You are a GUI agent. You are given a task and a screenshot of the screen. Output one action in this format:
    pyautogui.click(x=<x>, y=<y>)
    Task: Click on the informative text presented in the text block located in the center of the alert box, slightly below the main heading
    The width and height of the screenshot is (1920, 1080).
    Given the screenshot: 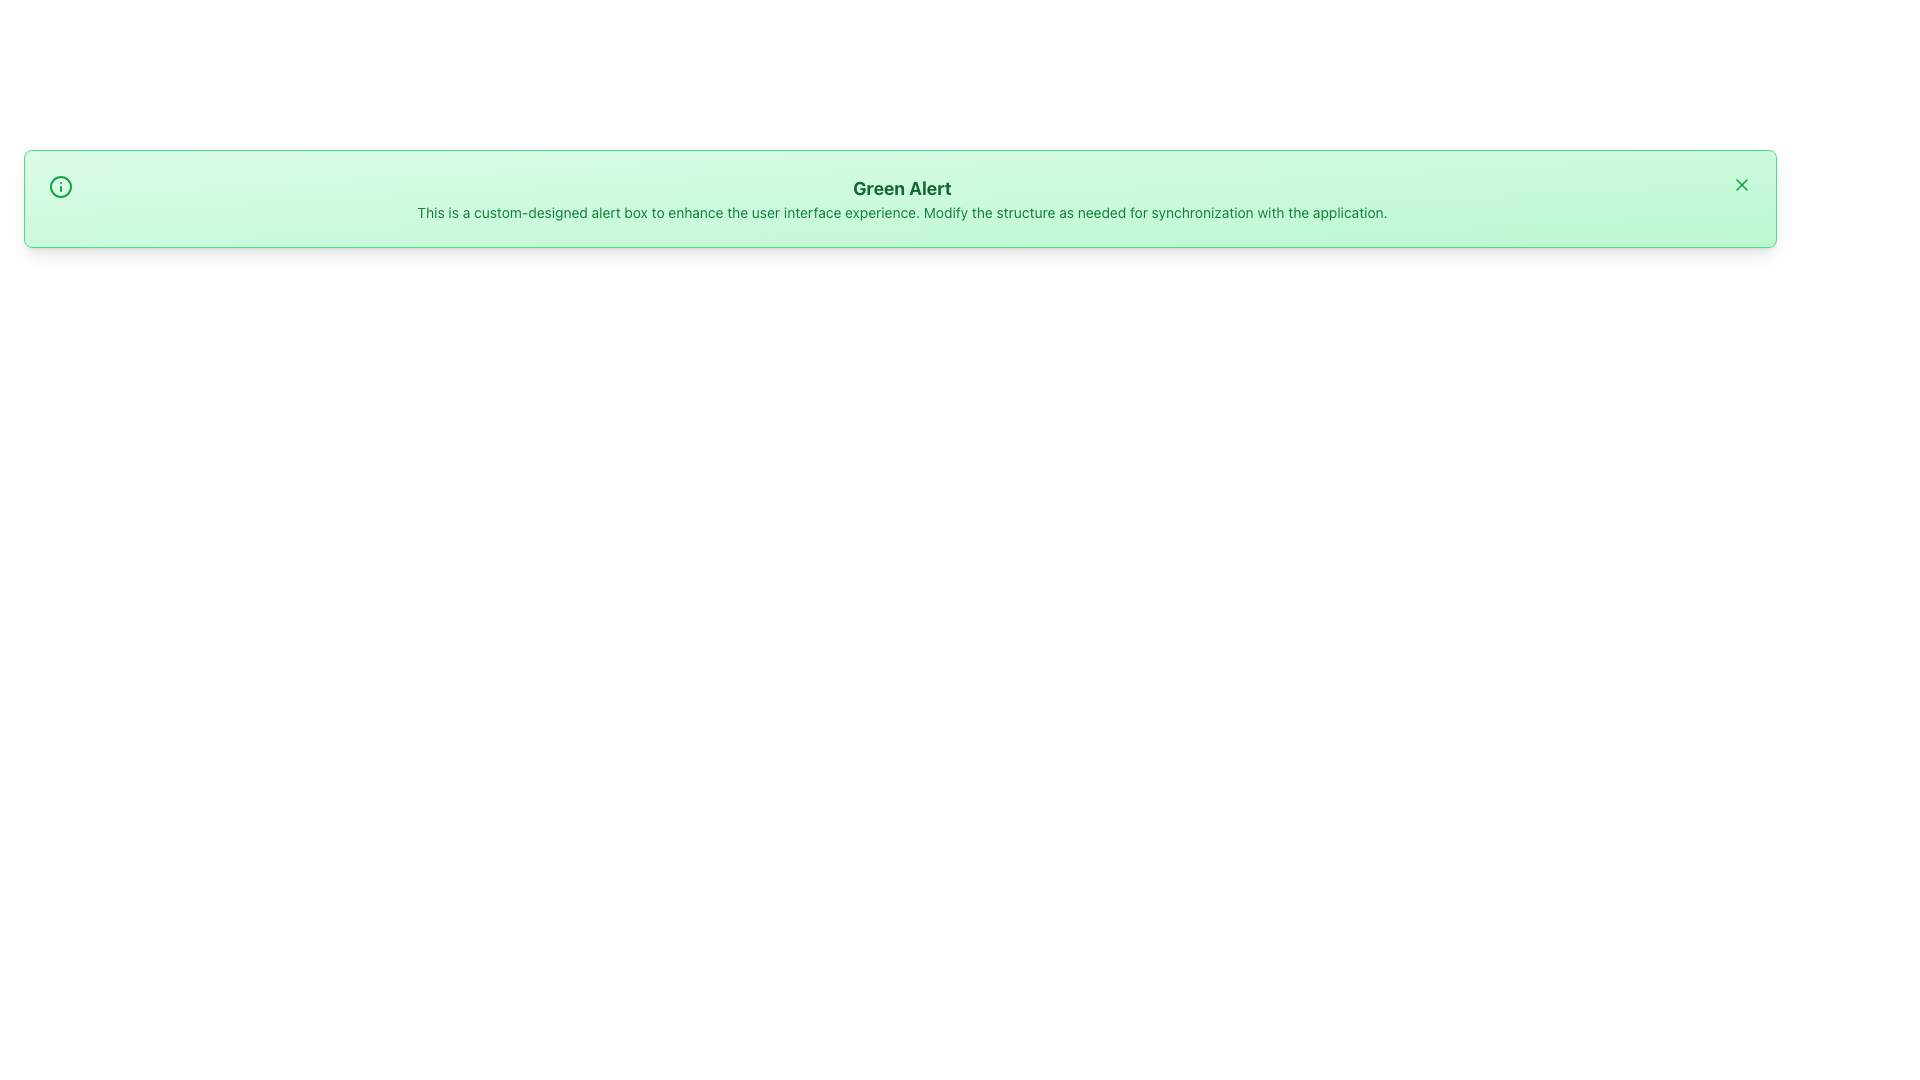 What is the action you would take?
    pyautogui.click(x=901, y=199)
    